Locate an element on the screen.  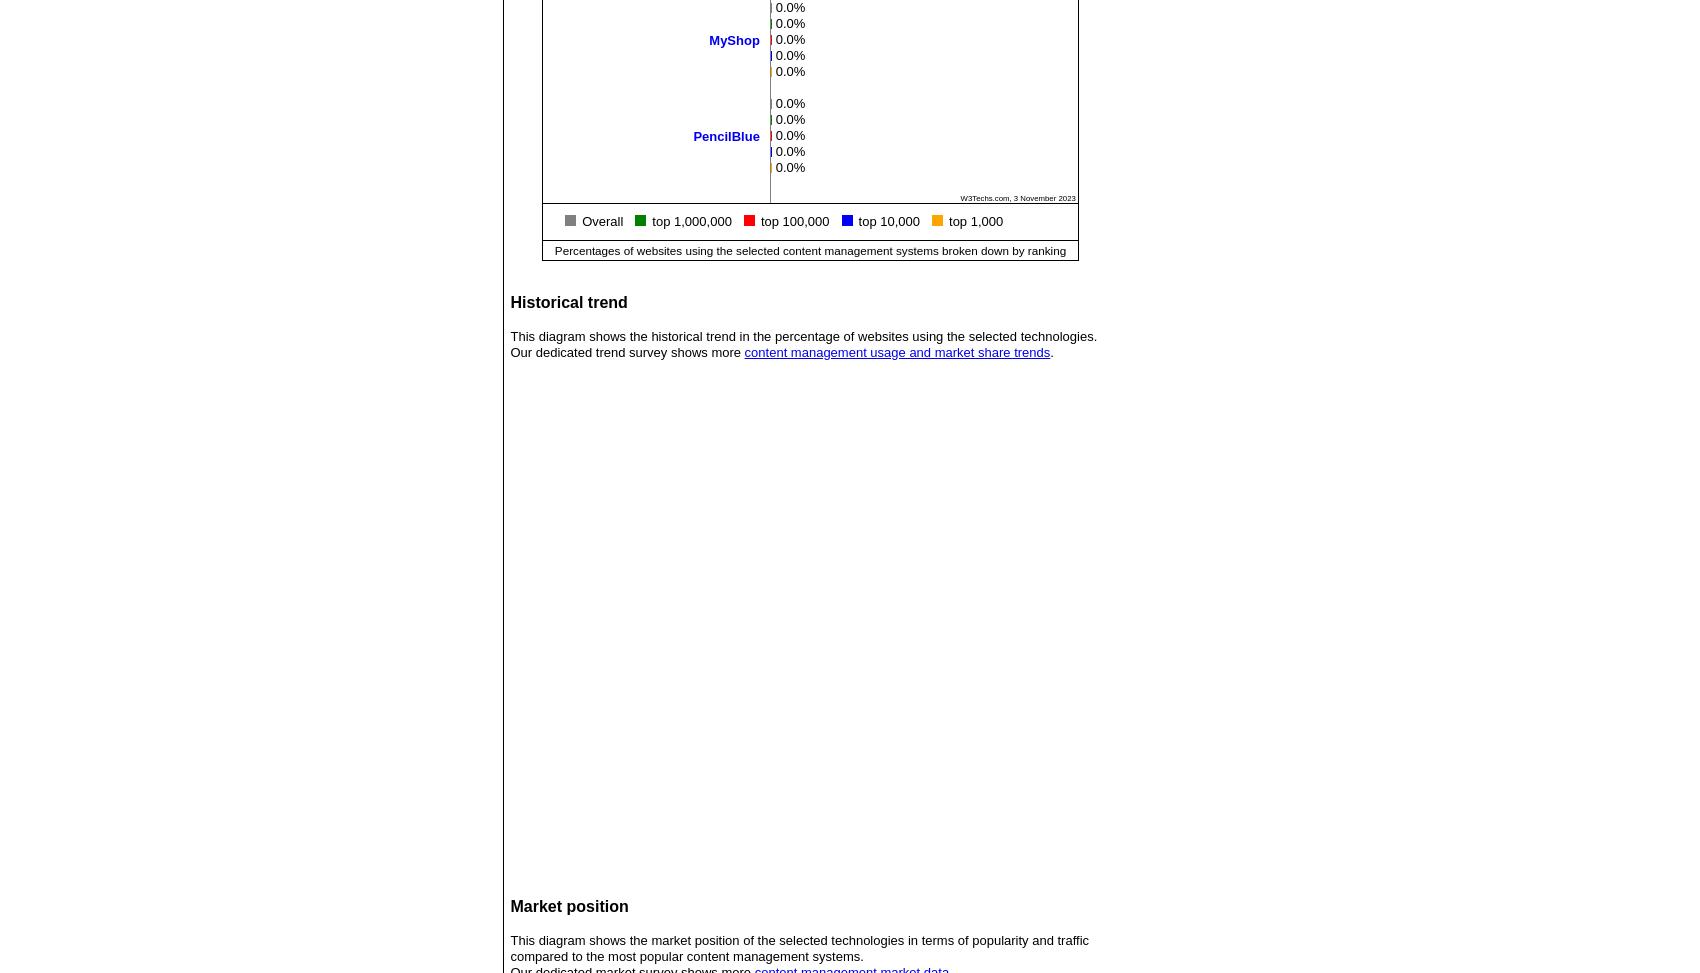
'top 100,000' is located at coordinates (759, 220).